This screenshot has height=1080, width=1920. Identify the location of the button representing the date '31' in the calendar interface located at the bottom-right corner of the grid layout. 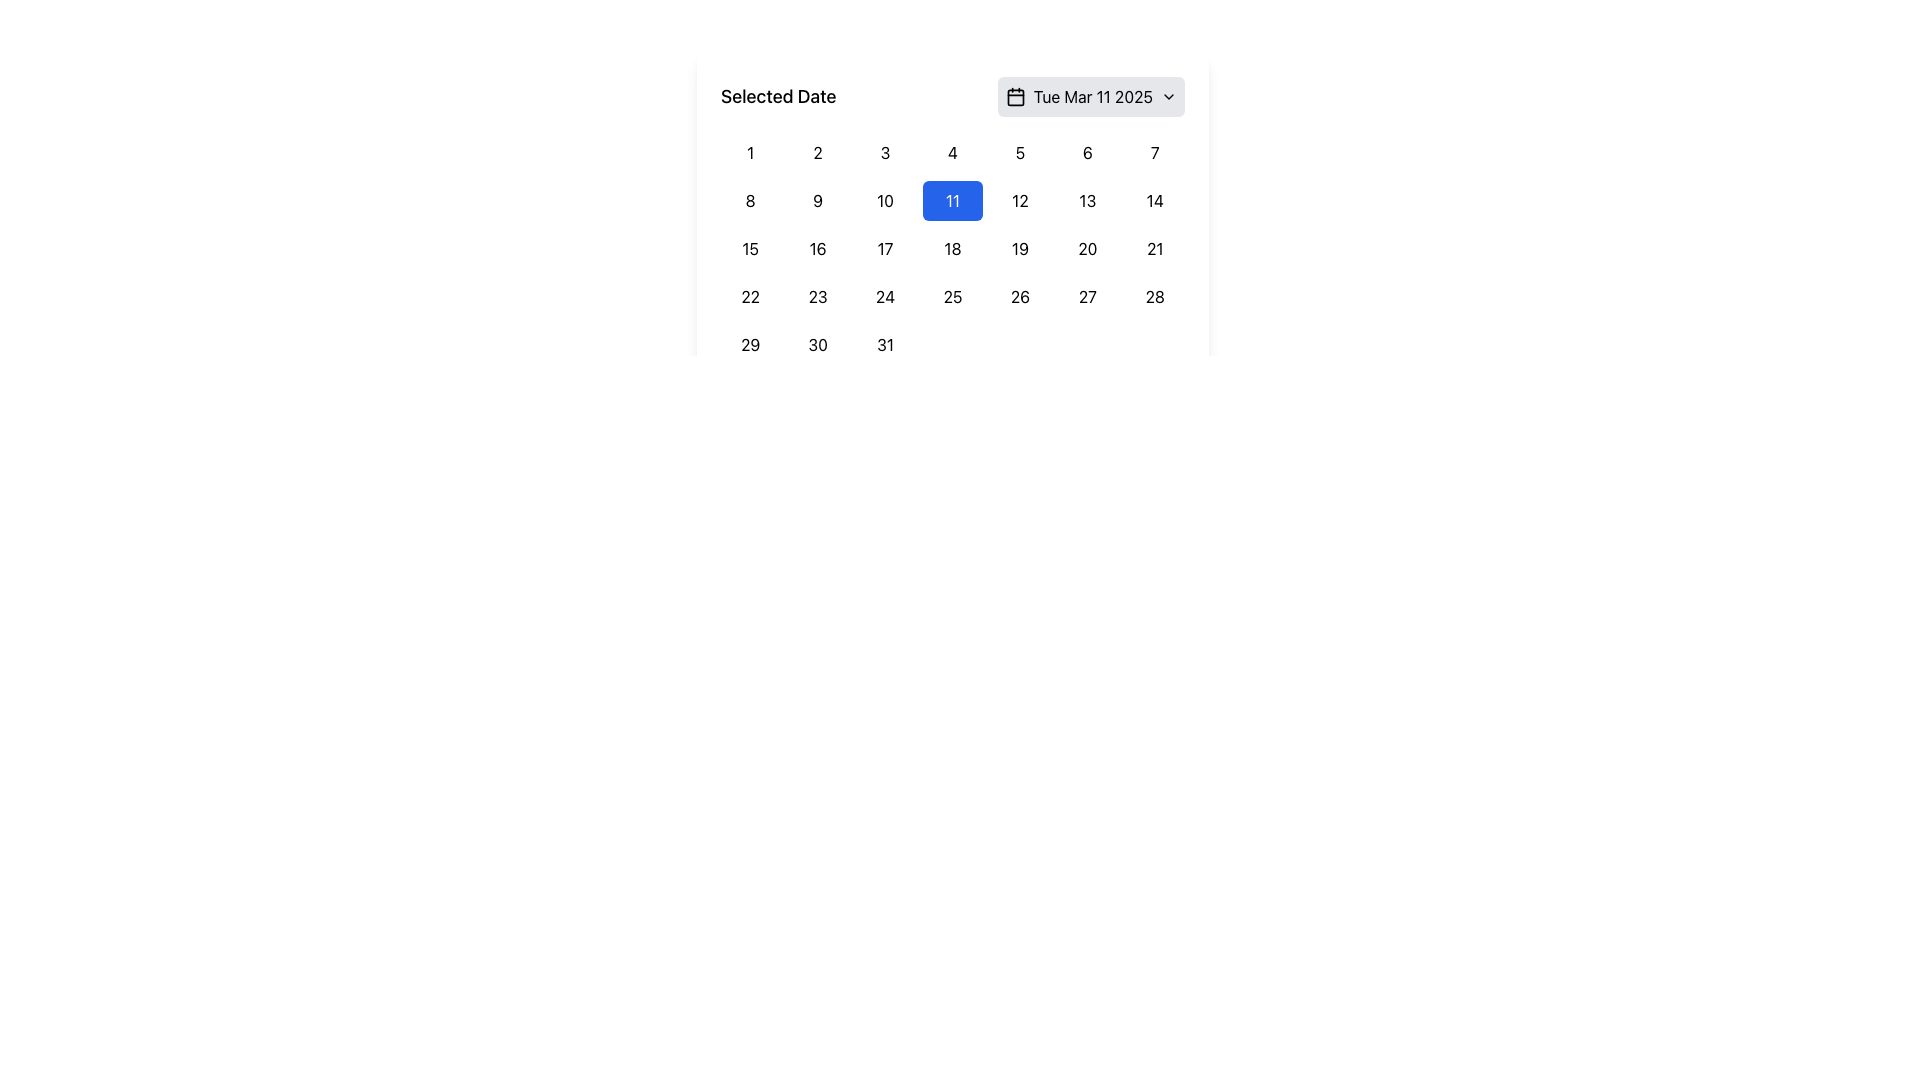
(884, 343).